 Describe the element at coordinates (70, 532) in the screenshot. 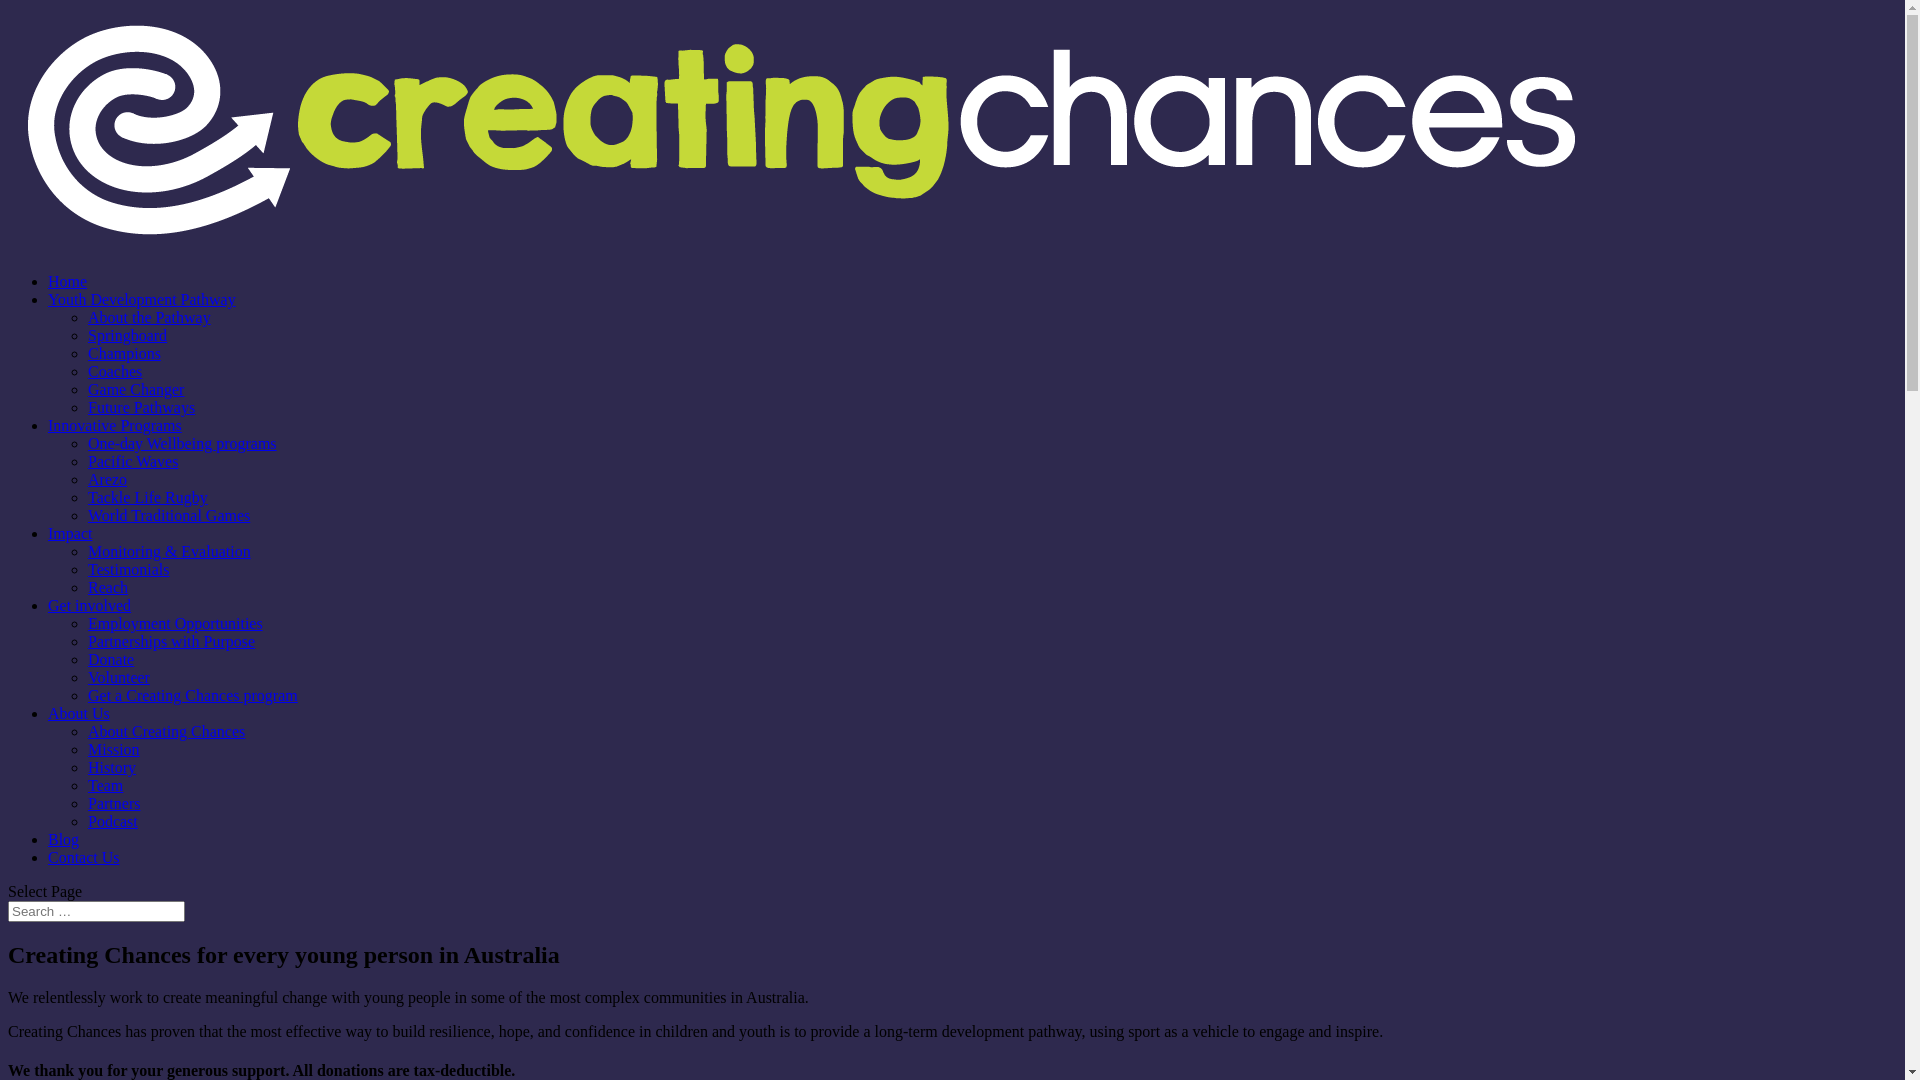

I see `'Impact'` at that location.